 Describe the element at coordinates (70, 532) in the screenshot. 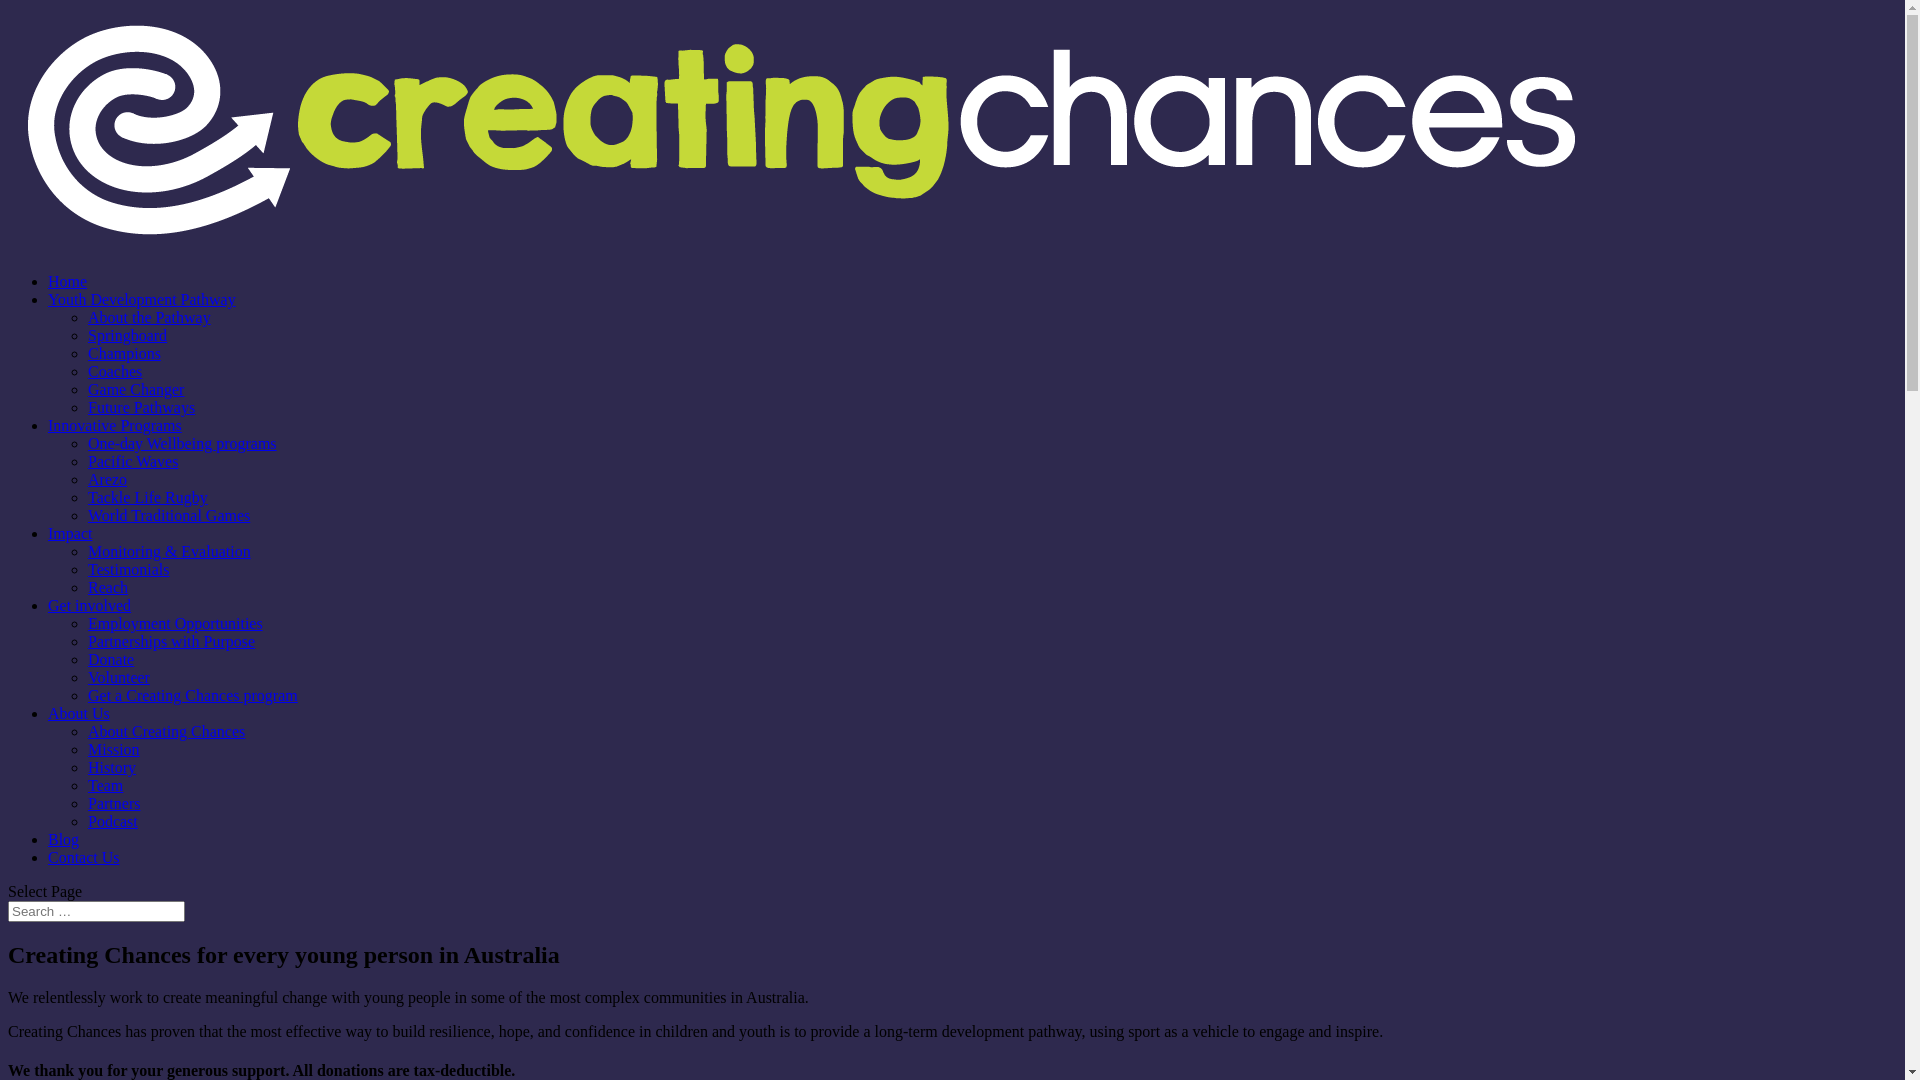

I see `'Impact'` at that location.